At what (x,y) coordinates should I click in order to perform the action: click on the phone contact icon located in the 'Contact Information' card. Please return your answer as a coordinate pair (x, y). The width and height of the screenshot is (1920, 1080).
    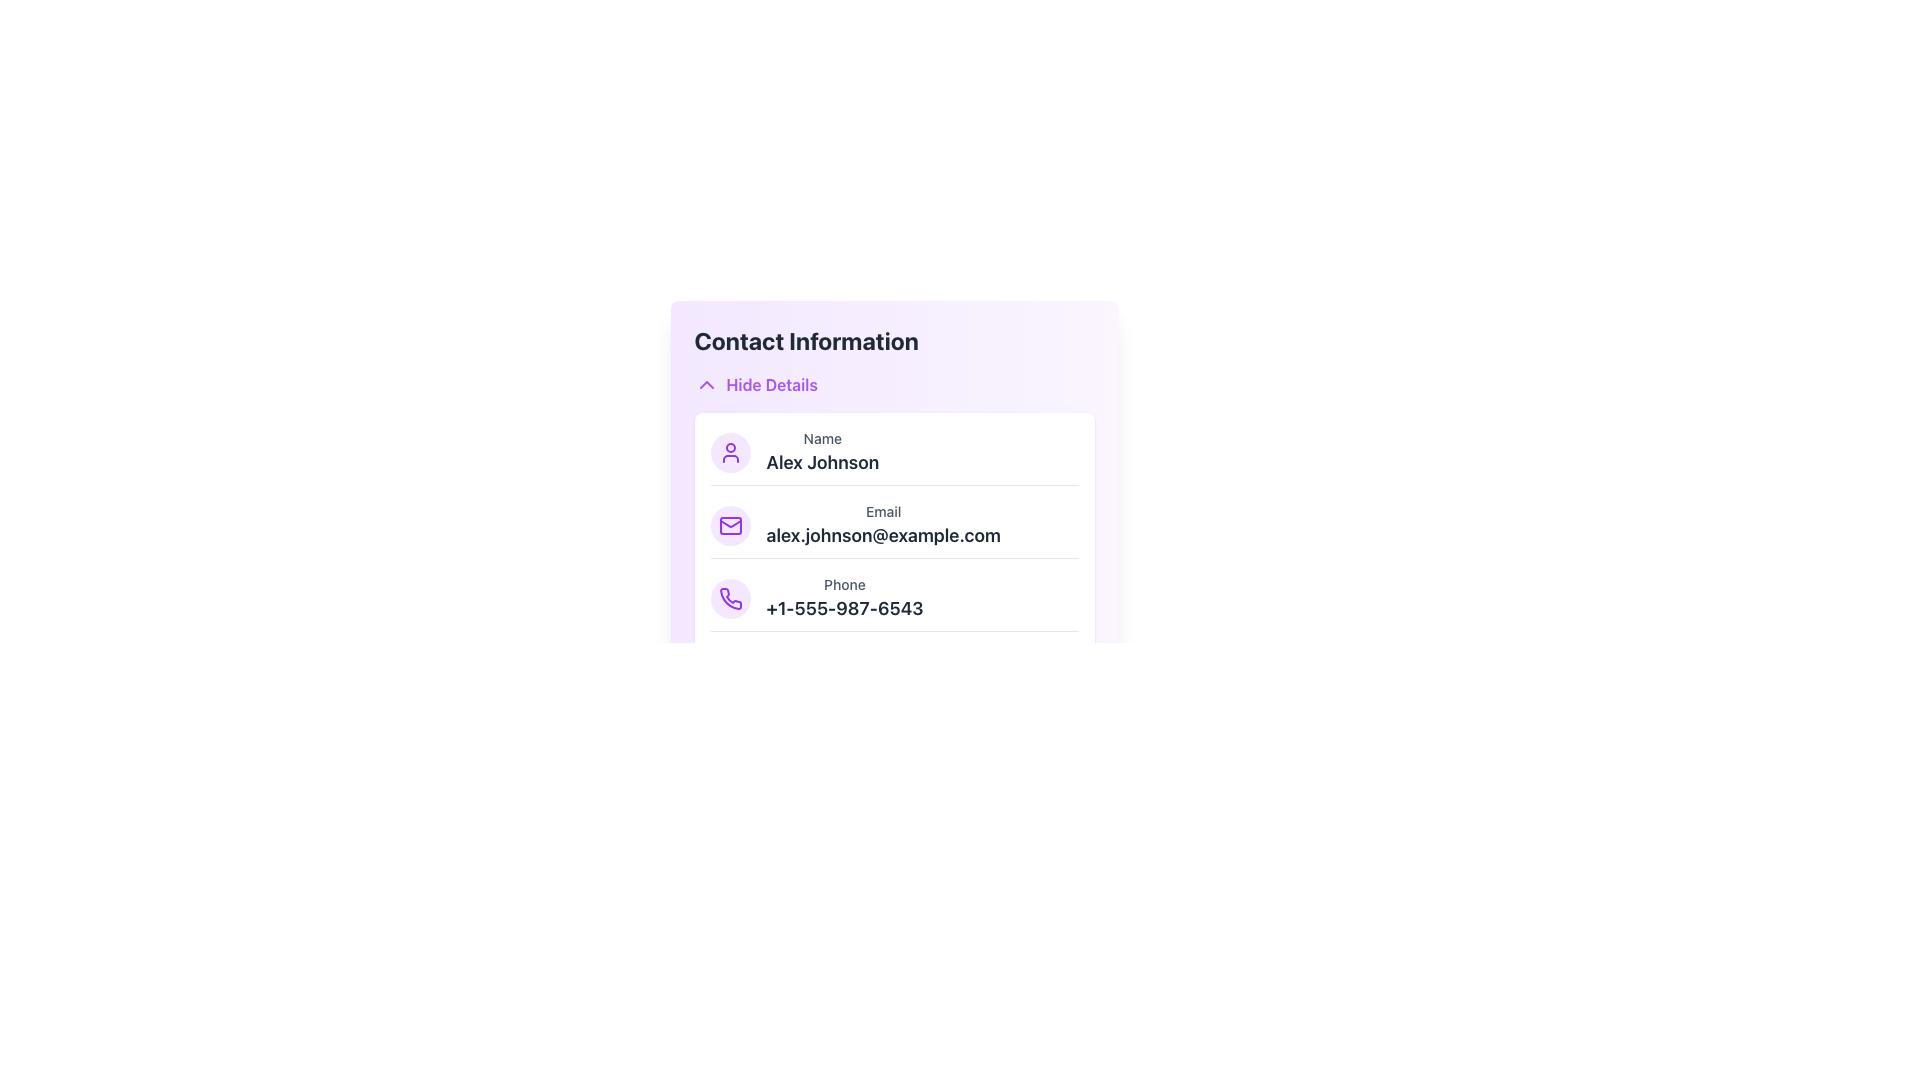
    Looking at the image, I should click on (729, 597).